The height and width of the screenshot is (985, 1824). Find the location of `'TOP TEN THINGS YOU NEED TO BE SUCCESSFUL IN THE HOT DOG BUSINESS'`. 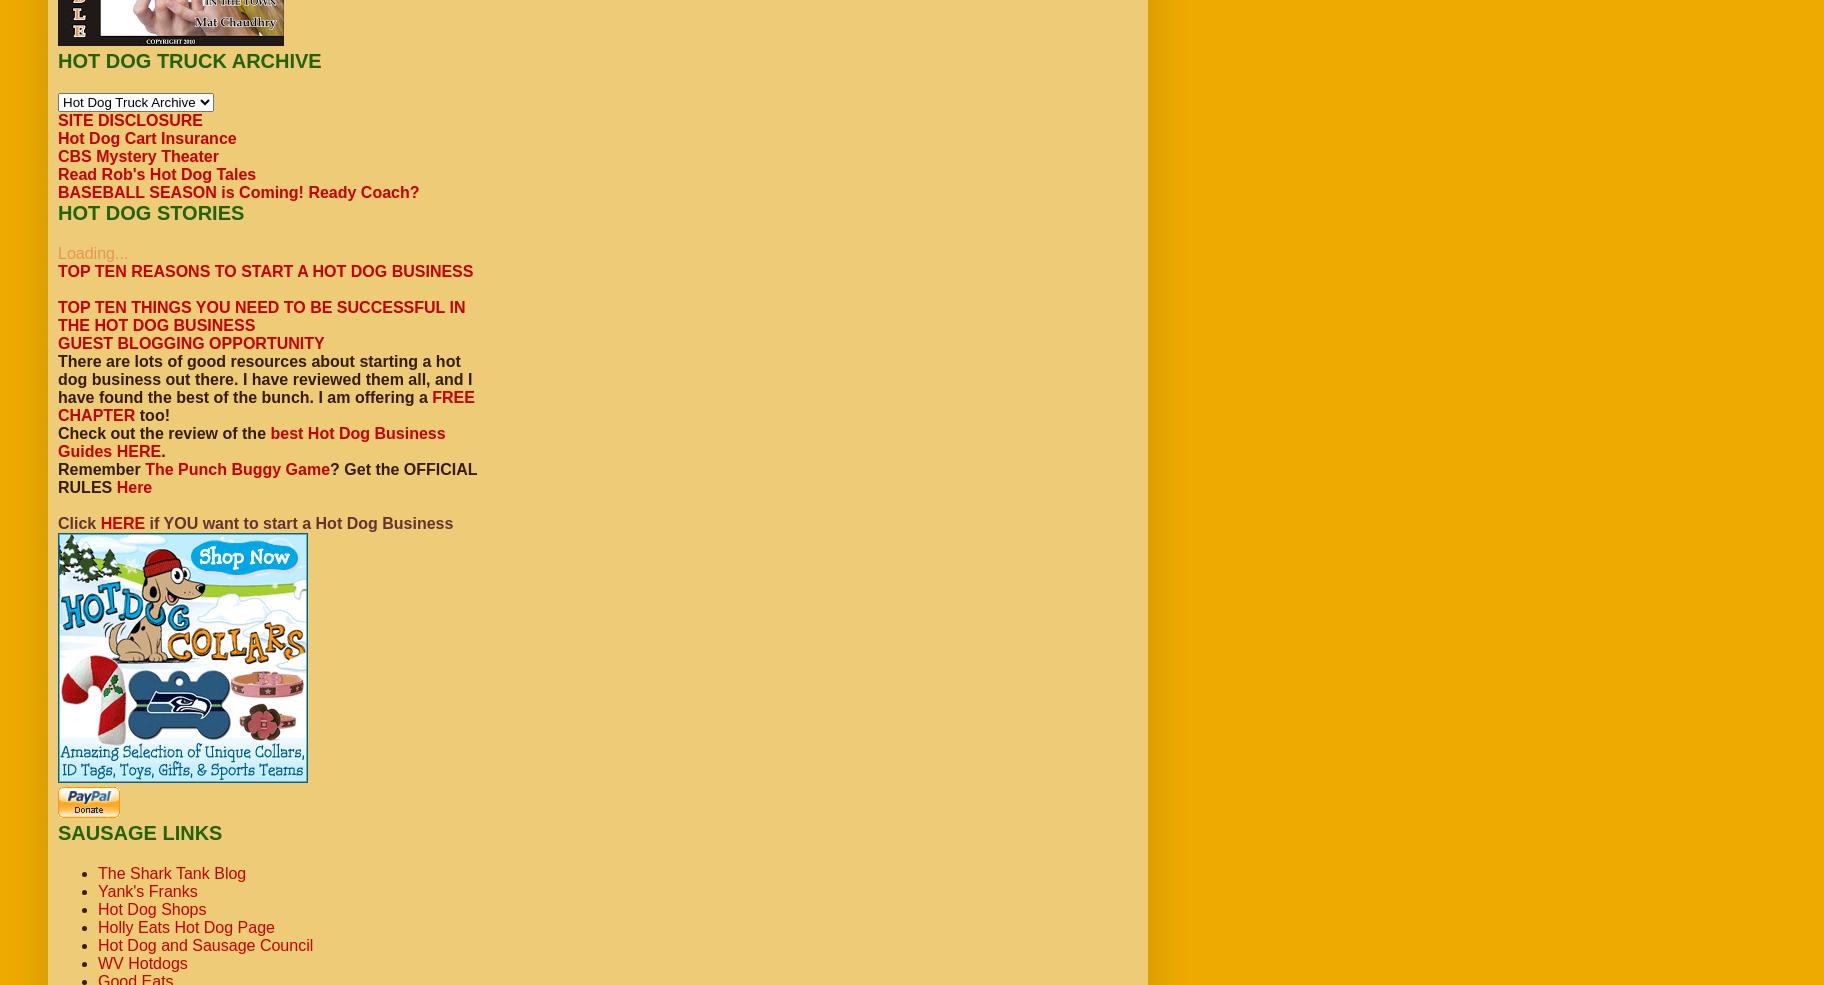

'TOP TEN THINGS YOU NEED TO BE SUCCESSFUL IN THE HOT DOG BUSINESS' is located at coordinates (261, 316).